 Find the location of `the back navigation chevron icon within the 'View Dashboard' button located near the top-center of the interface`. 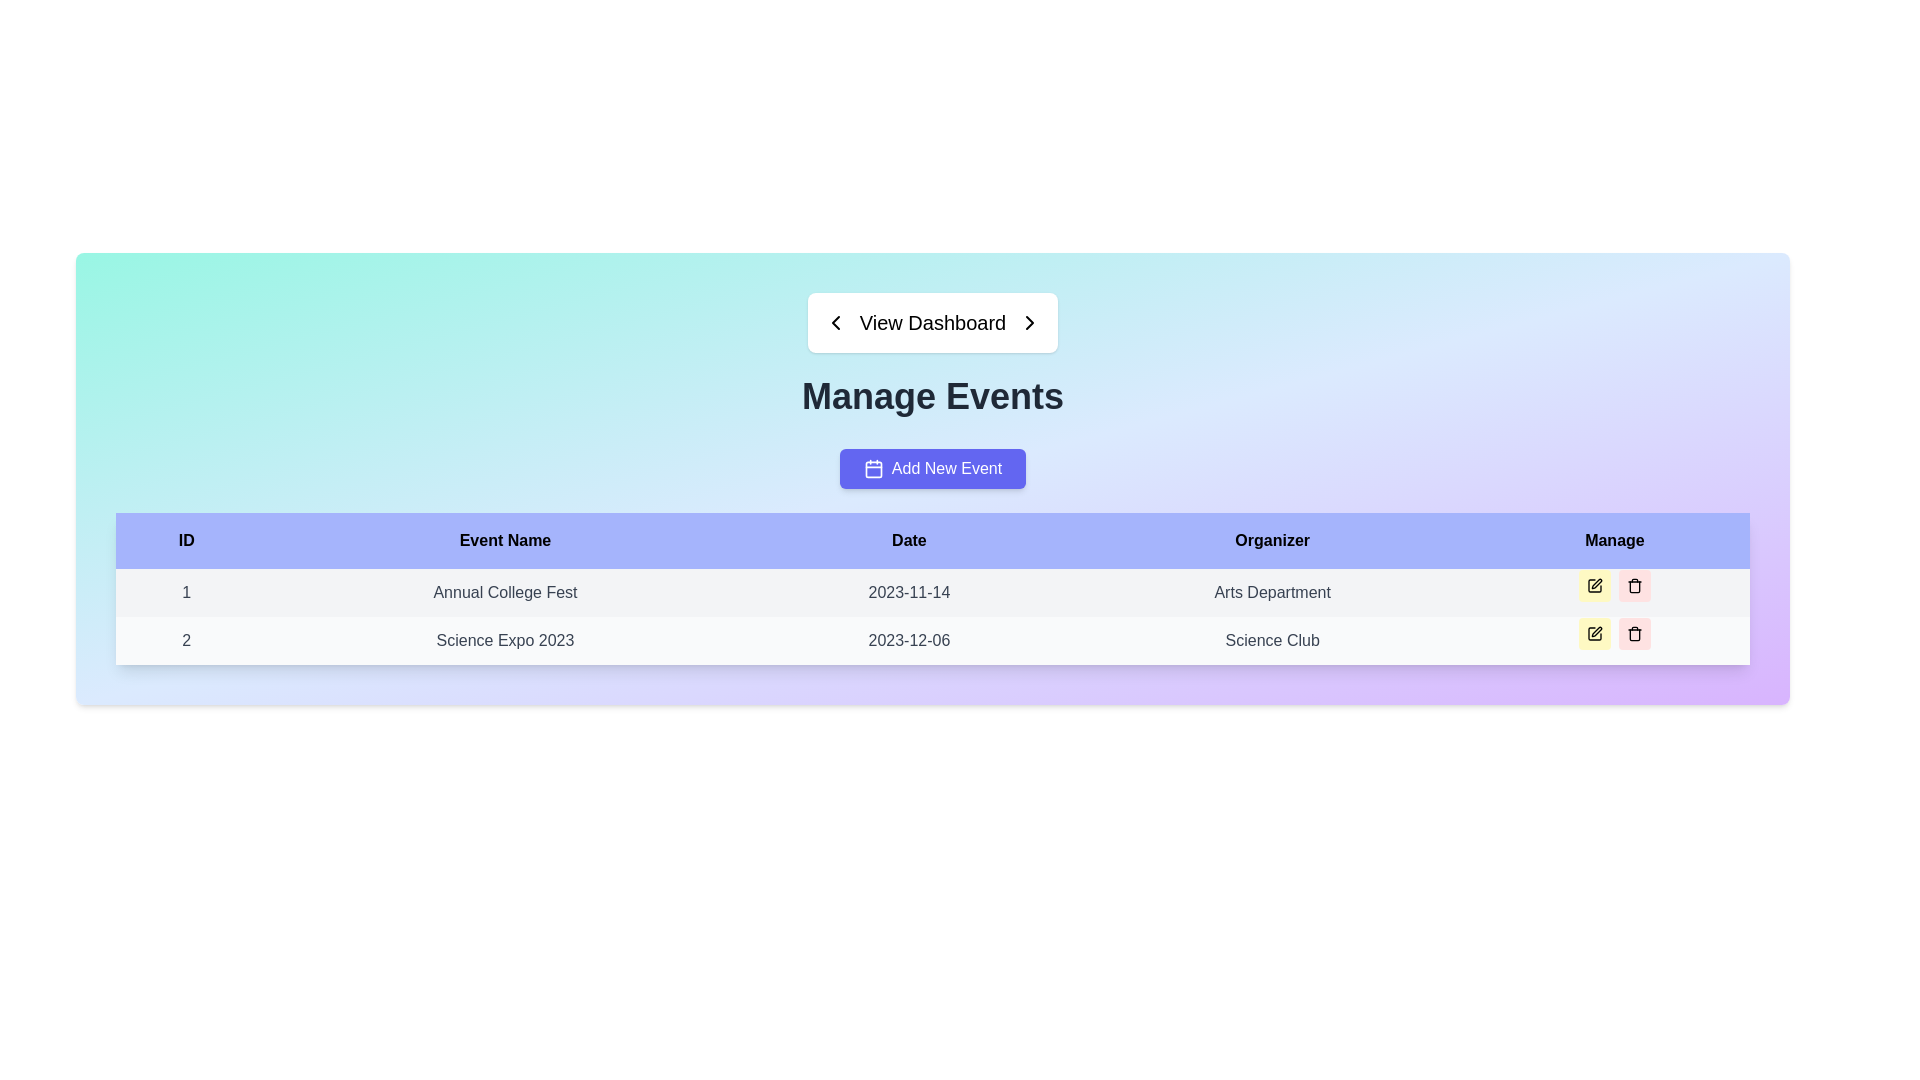

the back navigation chevron icon within the 'View Dashboard' button located near the top-center of the interface is located at coordinates (835, 322).